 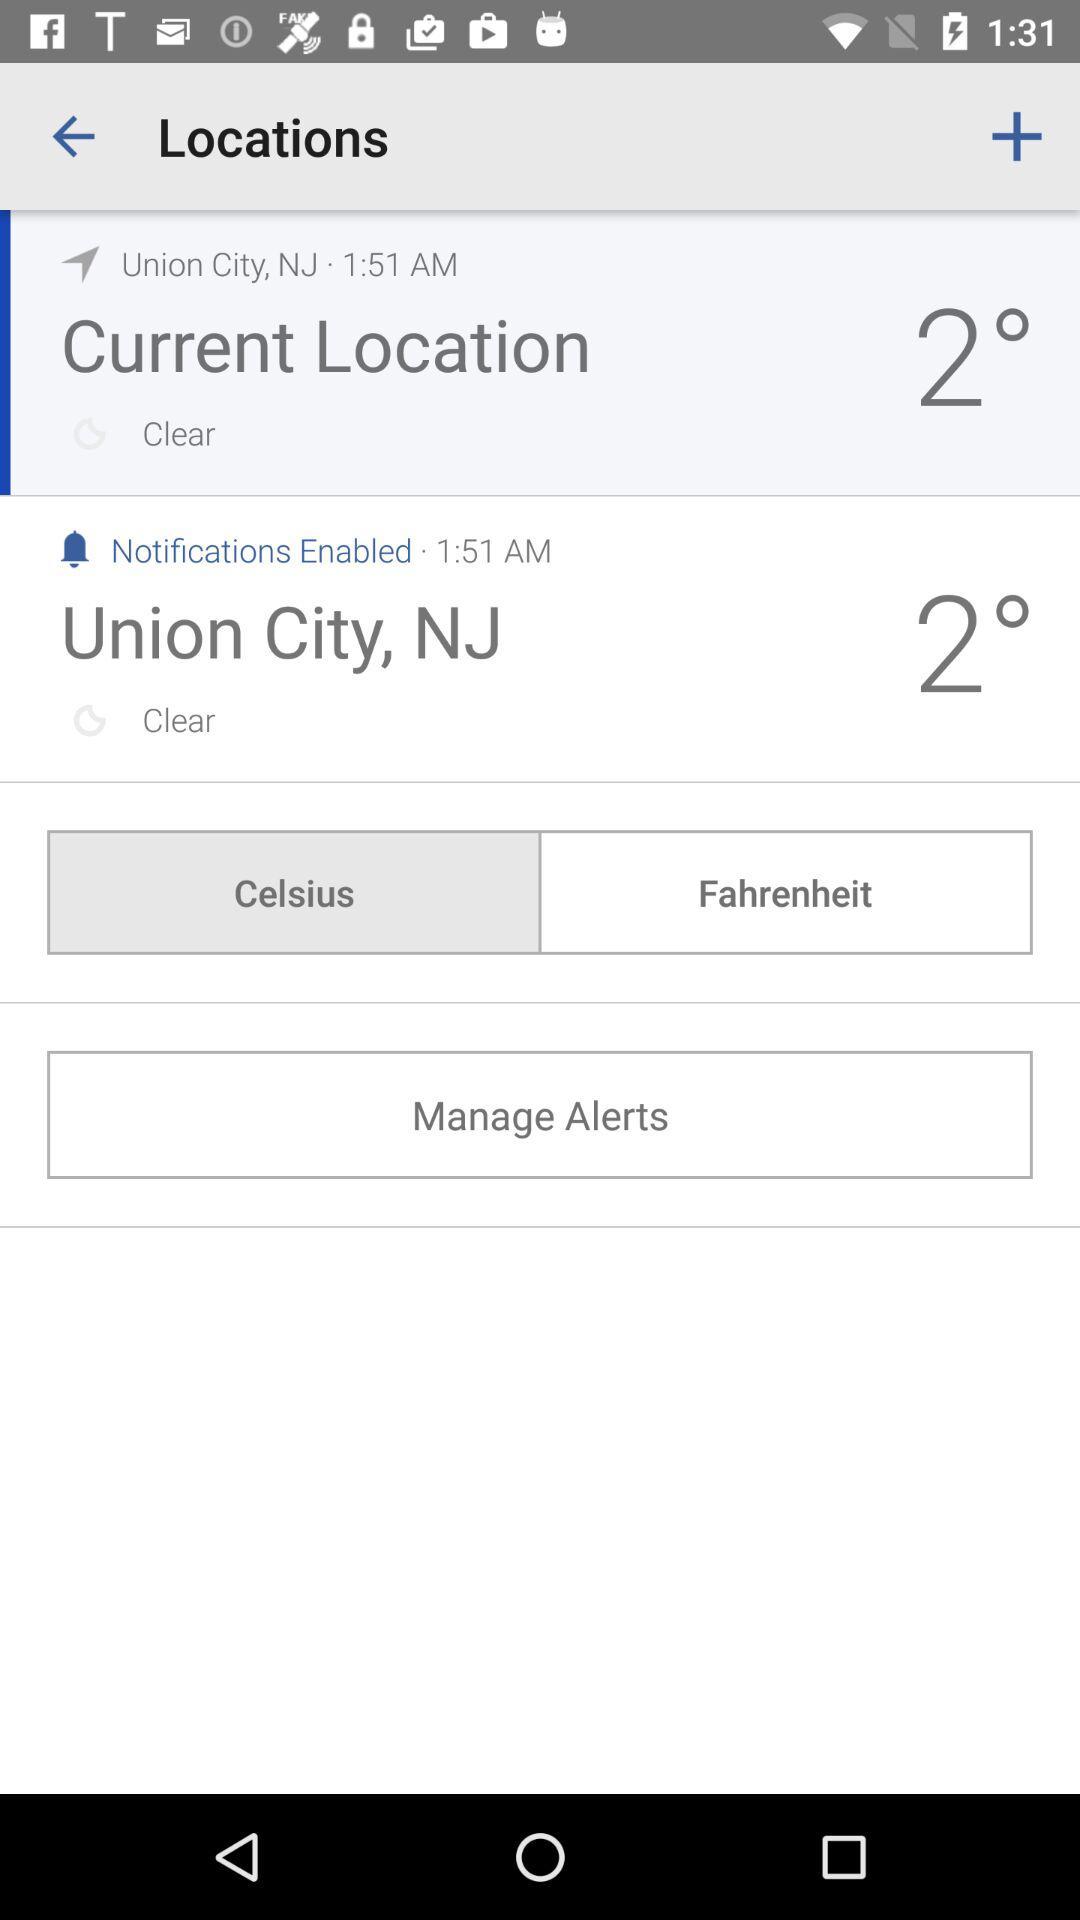 What do you see at coordinates (294, 891) in the screenshot?
I see `the celsius icon` at bounding box center [294, 891].